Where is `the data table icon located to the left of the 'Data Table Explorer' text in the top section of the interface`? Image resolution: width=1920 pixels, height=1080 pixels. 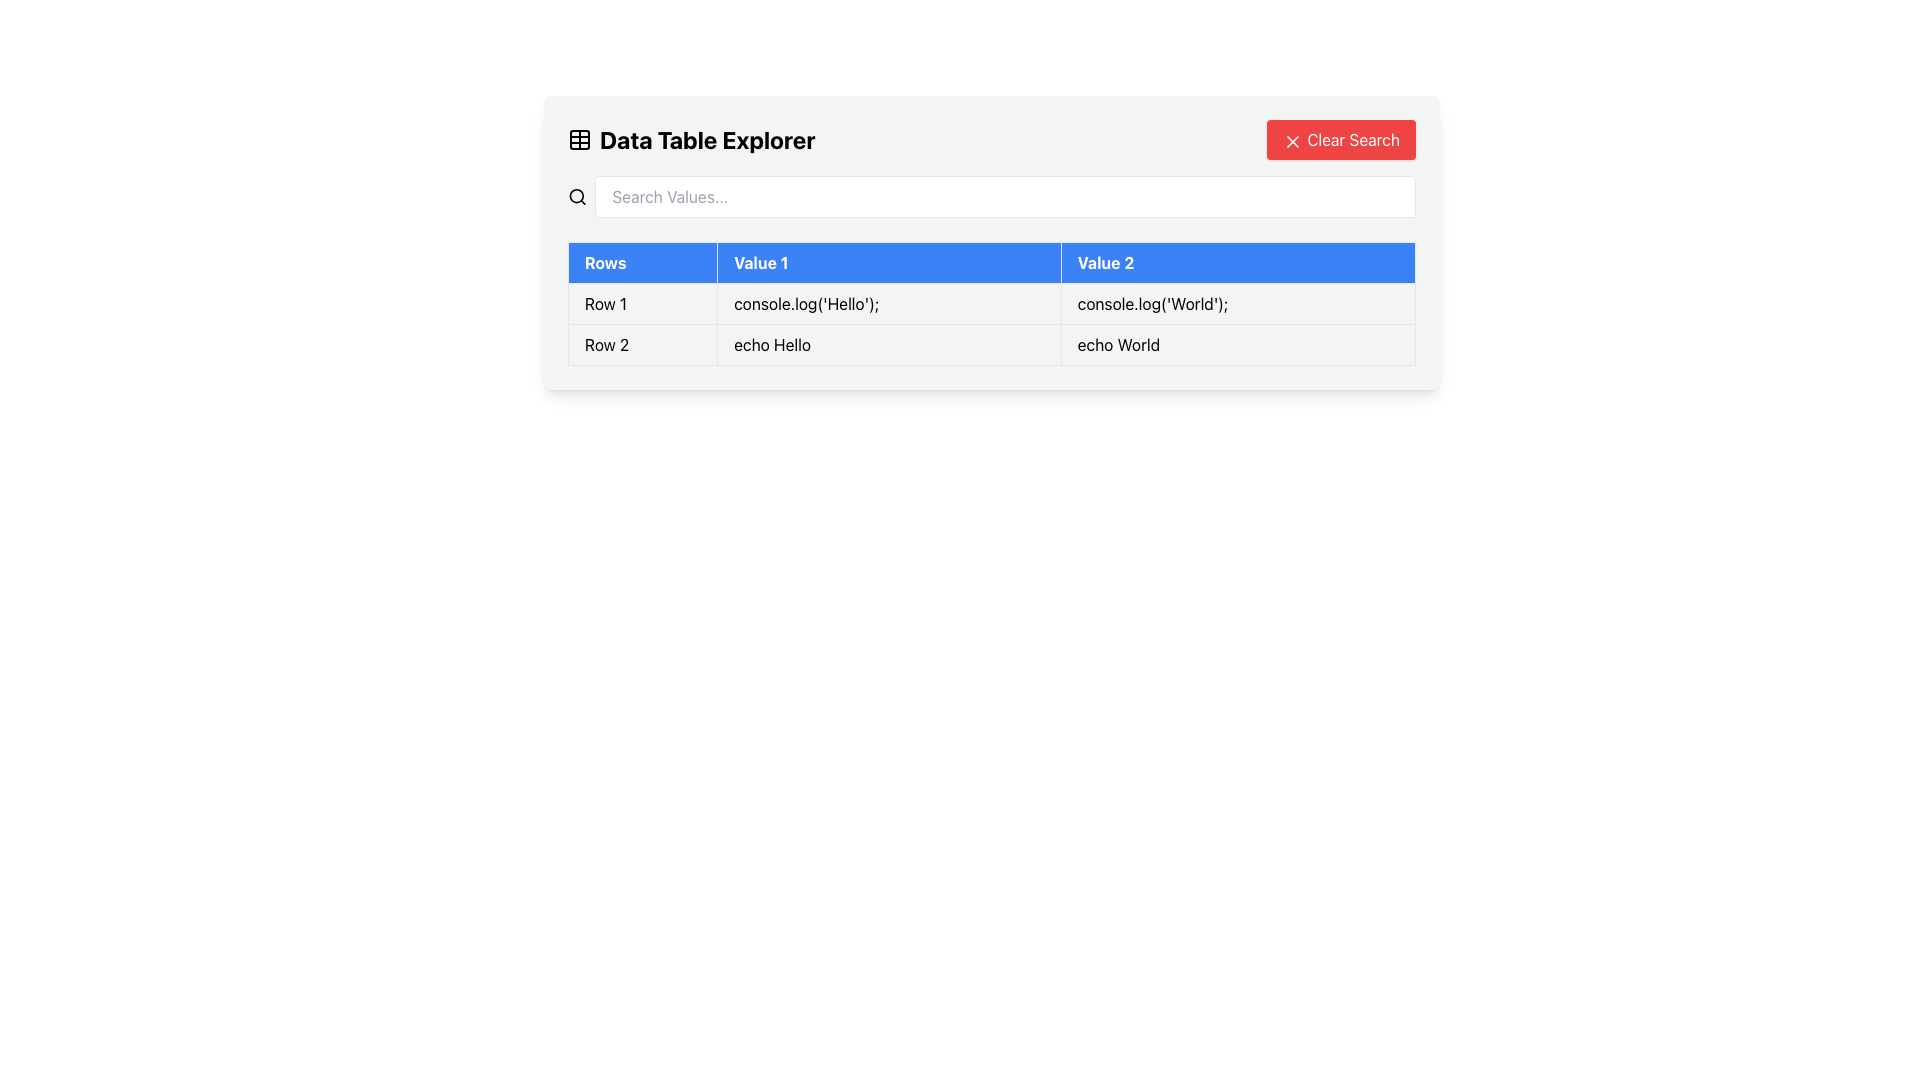
the data table icon located to the left of the 'Data Table Explorer' text in the top section of the interface is located at coordinates (579, 138).